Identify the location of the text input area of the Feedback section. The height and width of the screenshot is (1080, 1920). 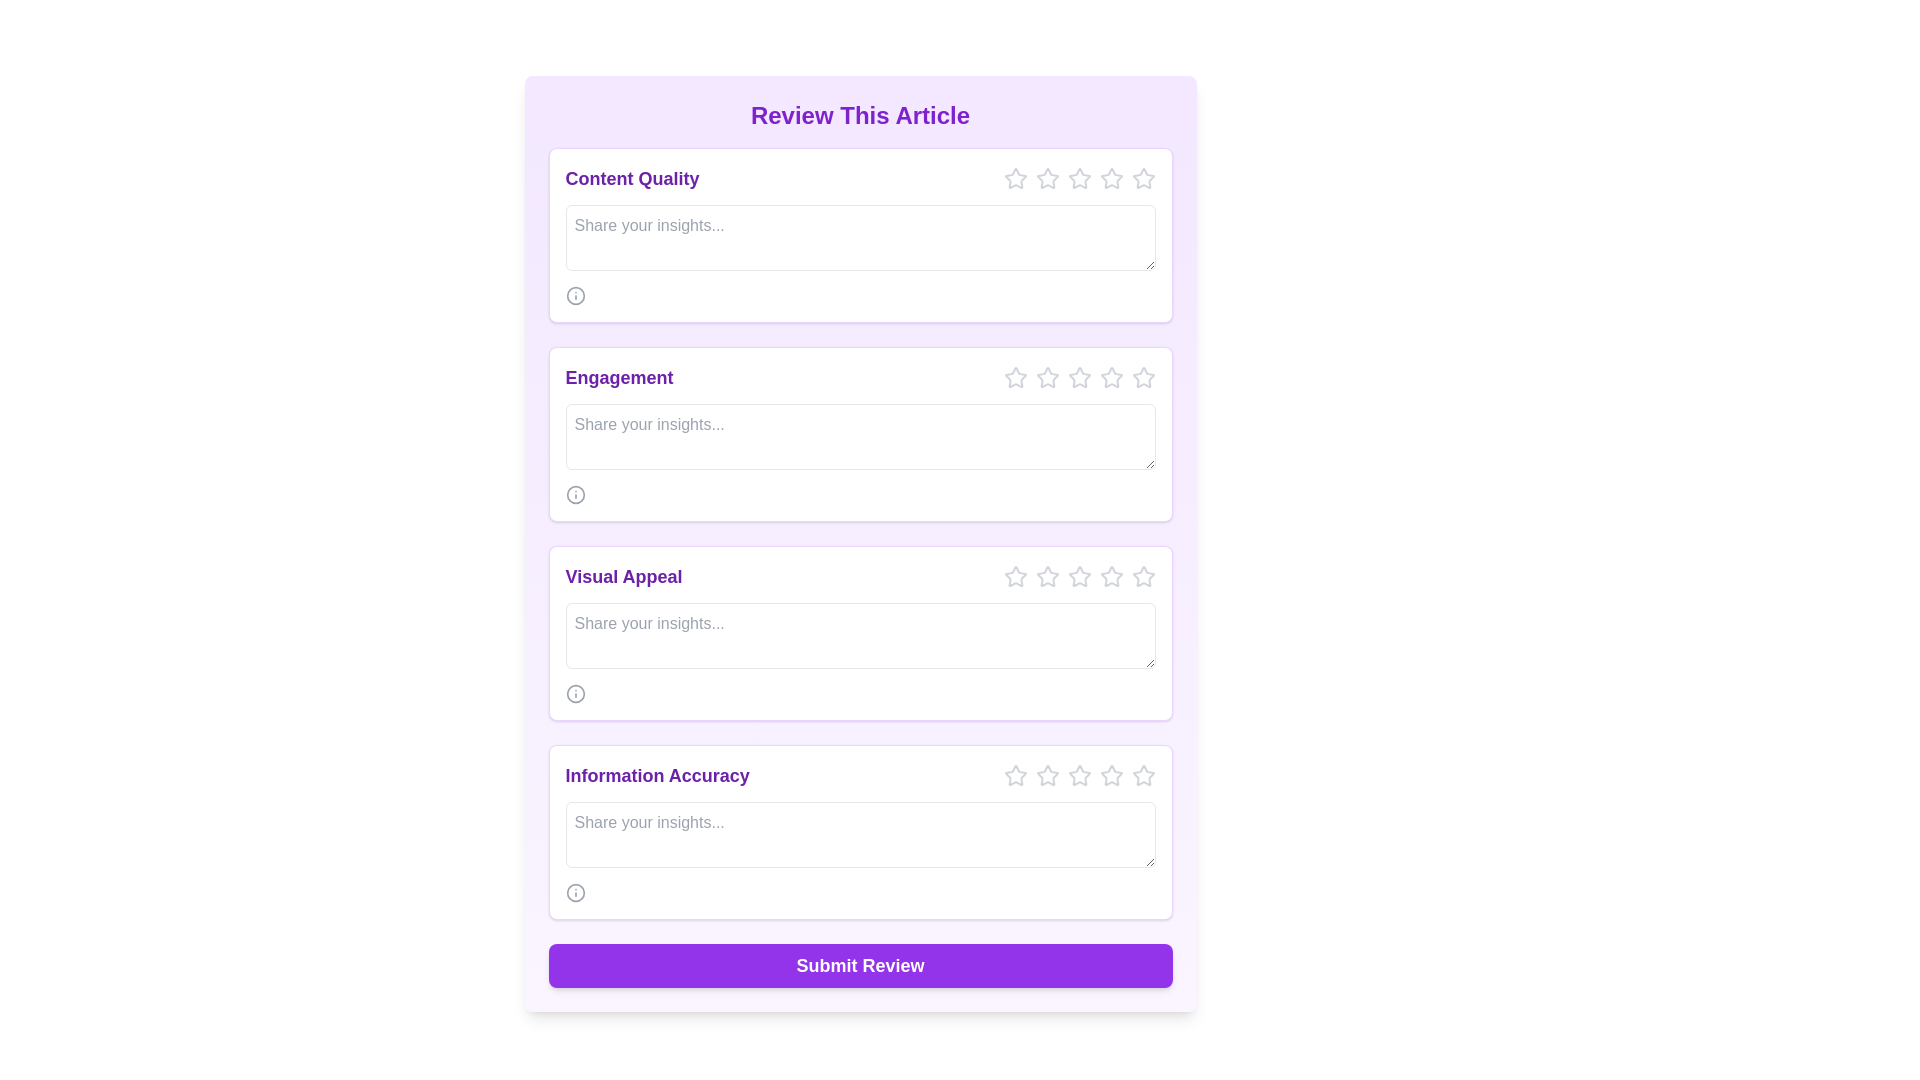
(860, 234).